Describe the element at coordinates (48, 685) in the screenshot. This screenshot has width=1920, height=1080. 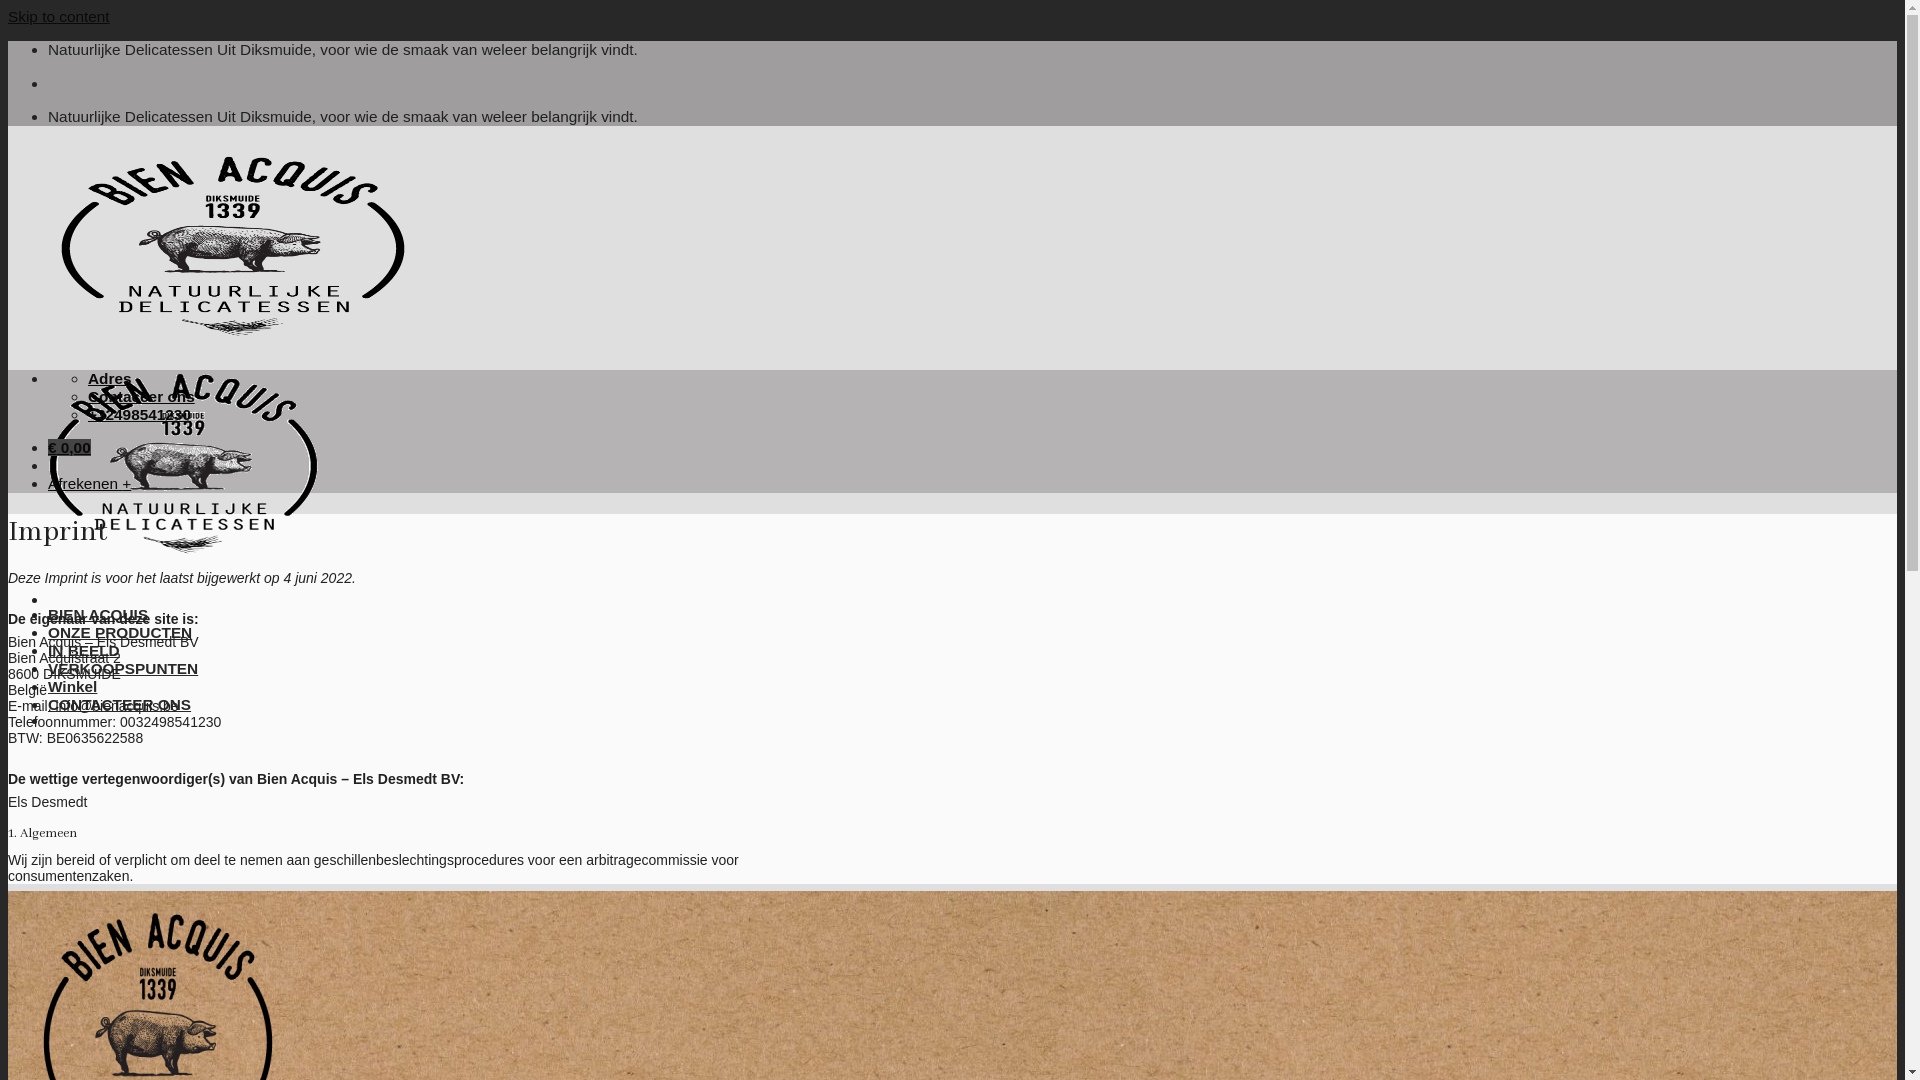
I see `'Winkel'` at that location.